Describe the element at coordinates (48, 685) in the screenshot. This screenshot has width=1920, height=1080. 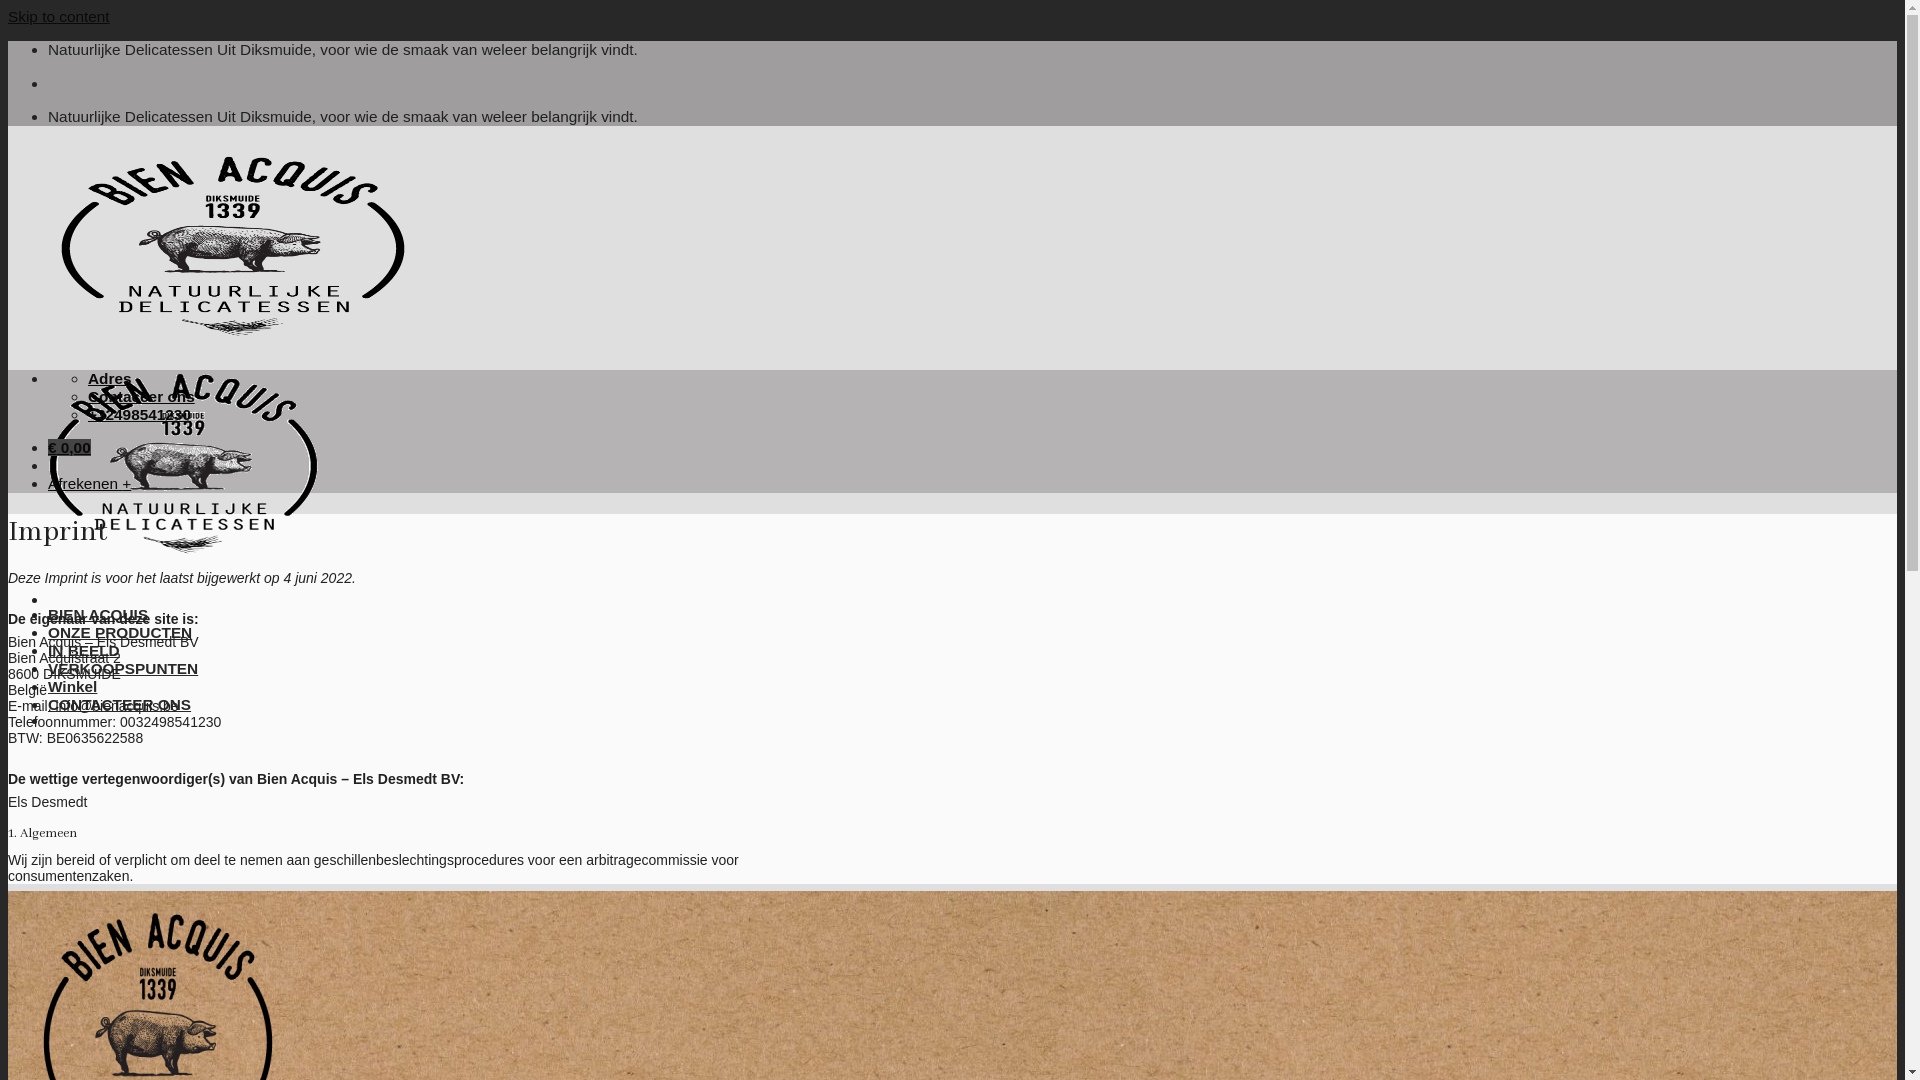
I see `'Winkel'` at that location.